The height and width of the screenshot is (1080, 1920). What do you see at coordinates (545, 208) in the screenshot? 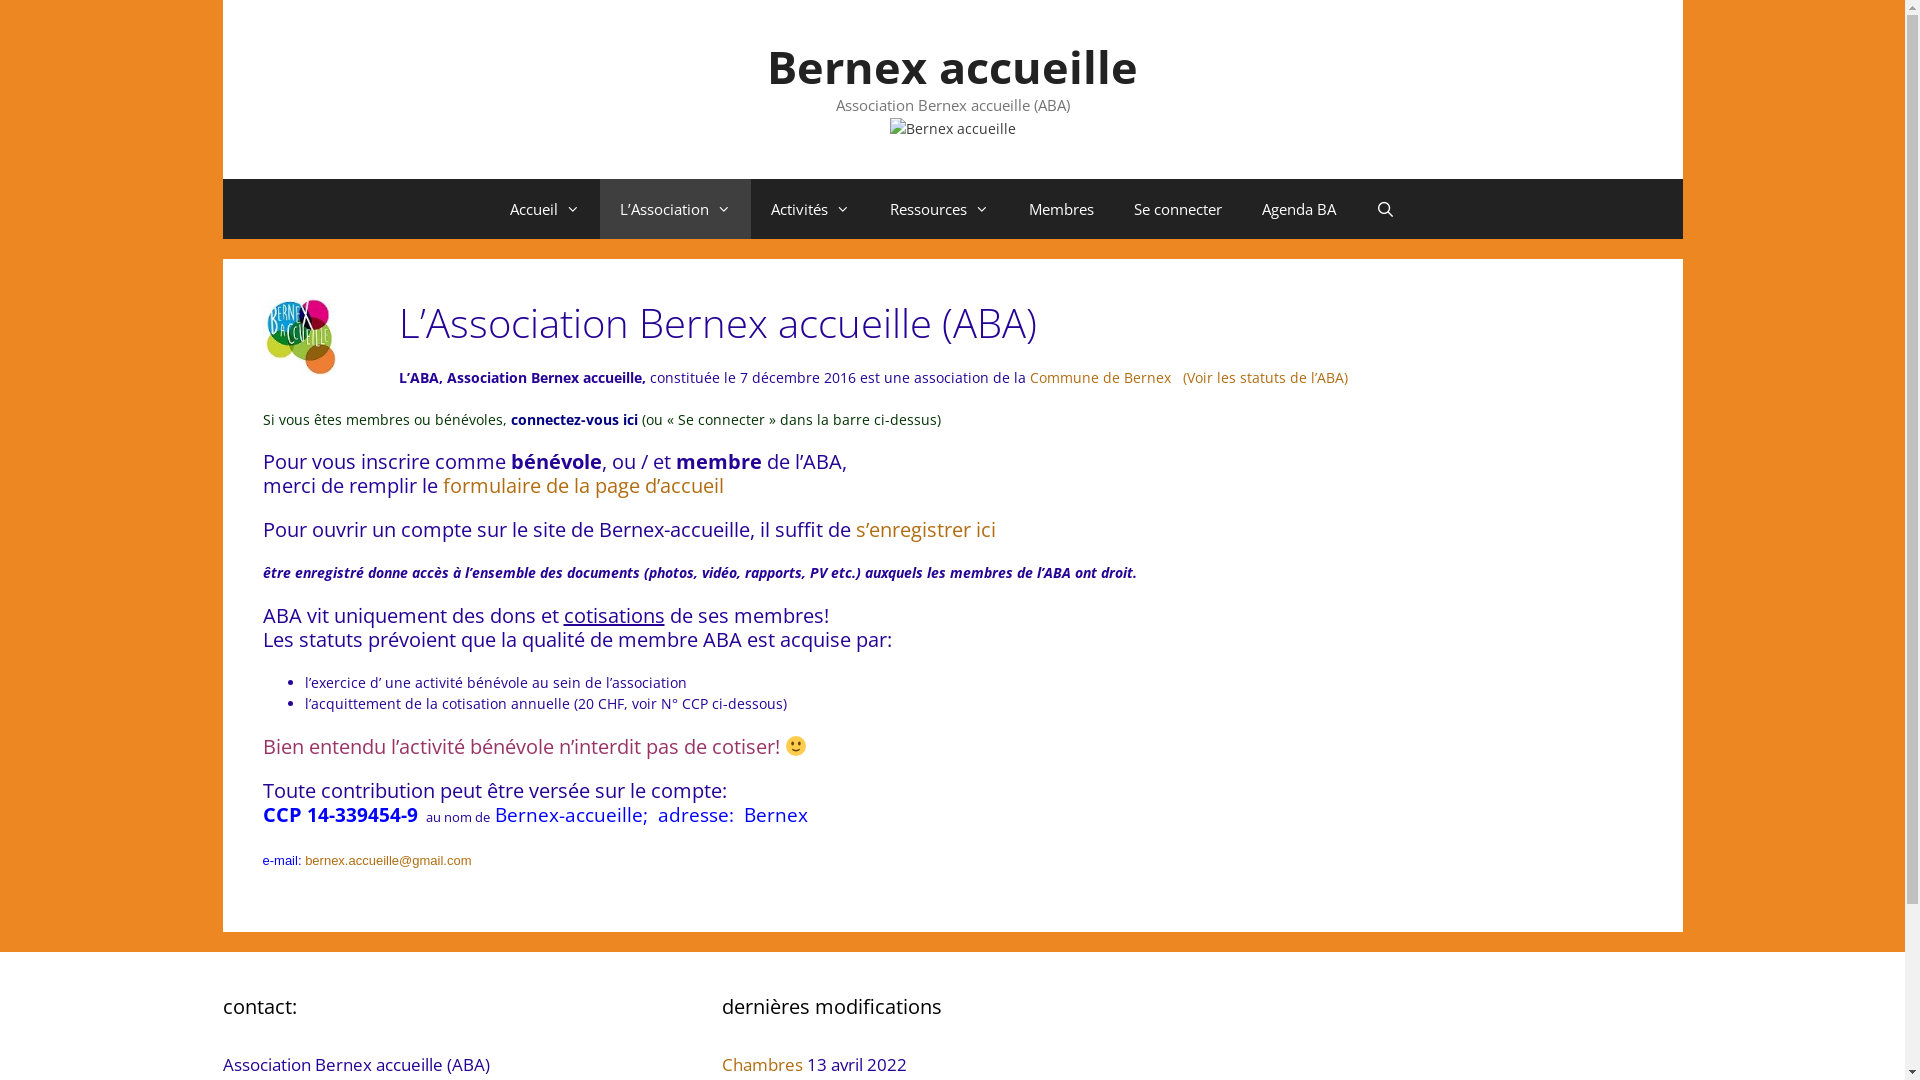
I see `'Accueil'` at bounding box center [545, 208].